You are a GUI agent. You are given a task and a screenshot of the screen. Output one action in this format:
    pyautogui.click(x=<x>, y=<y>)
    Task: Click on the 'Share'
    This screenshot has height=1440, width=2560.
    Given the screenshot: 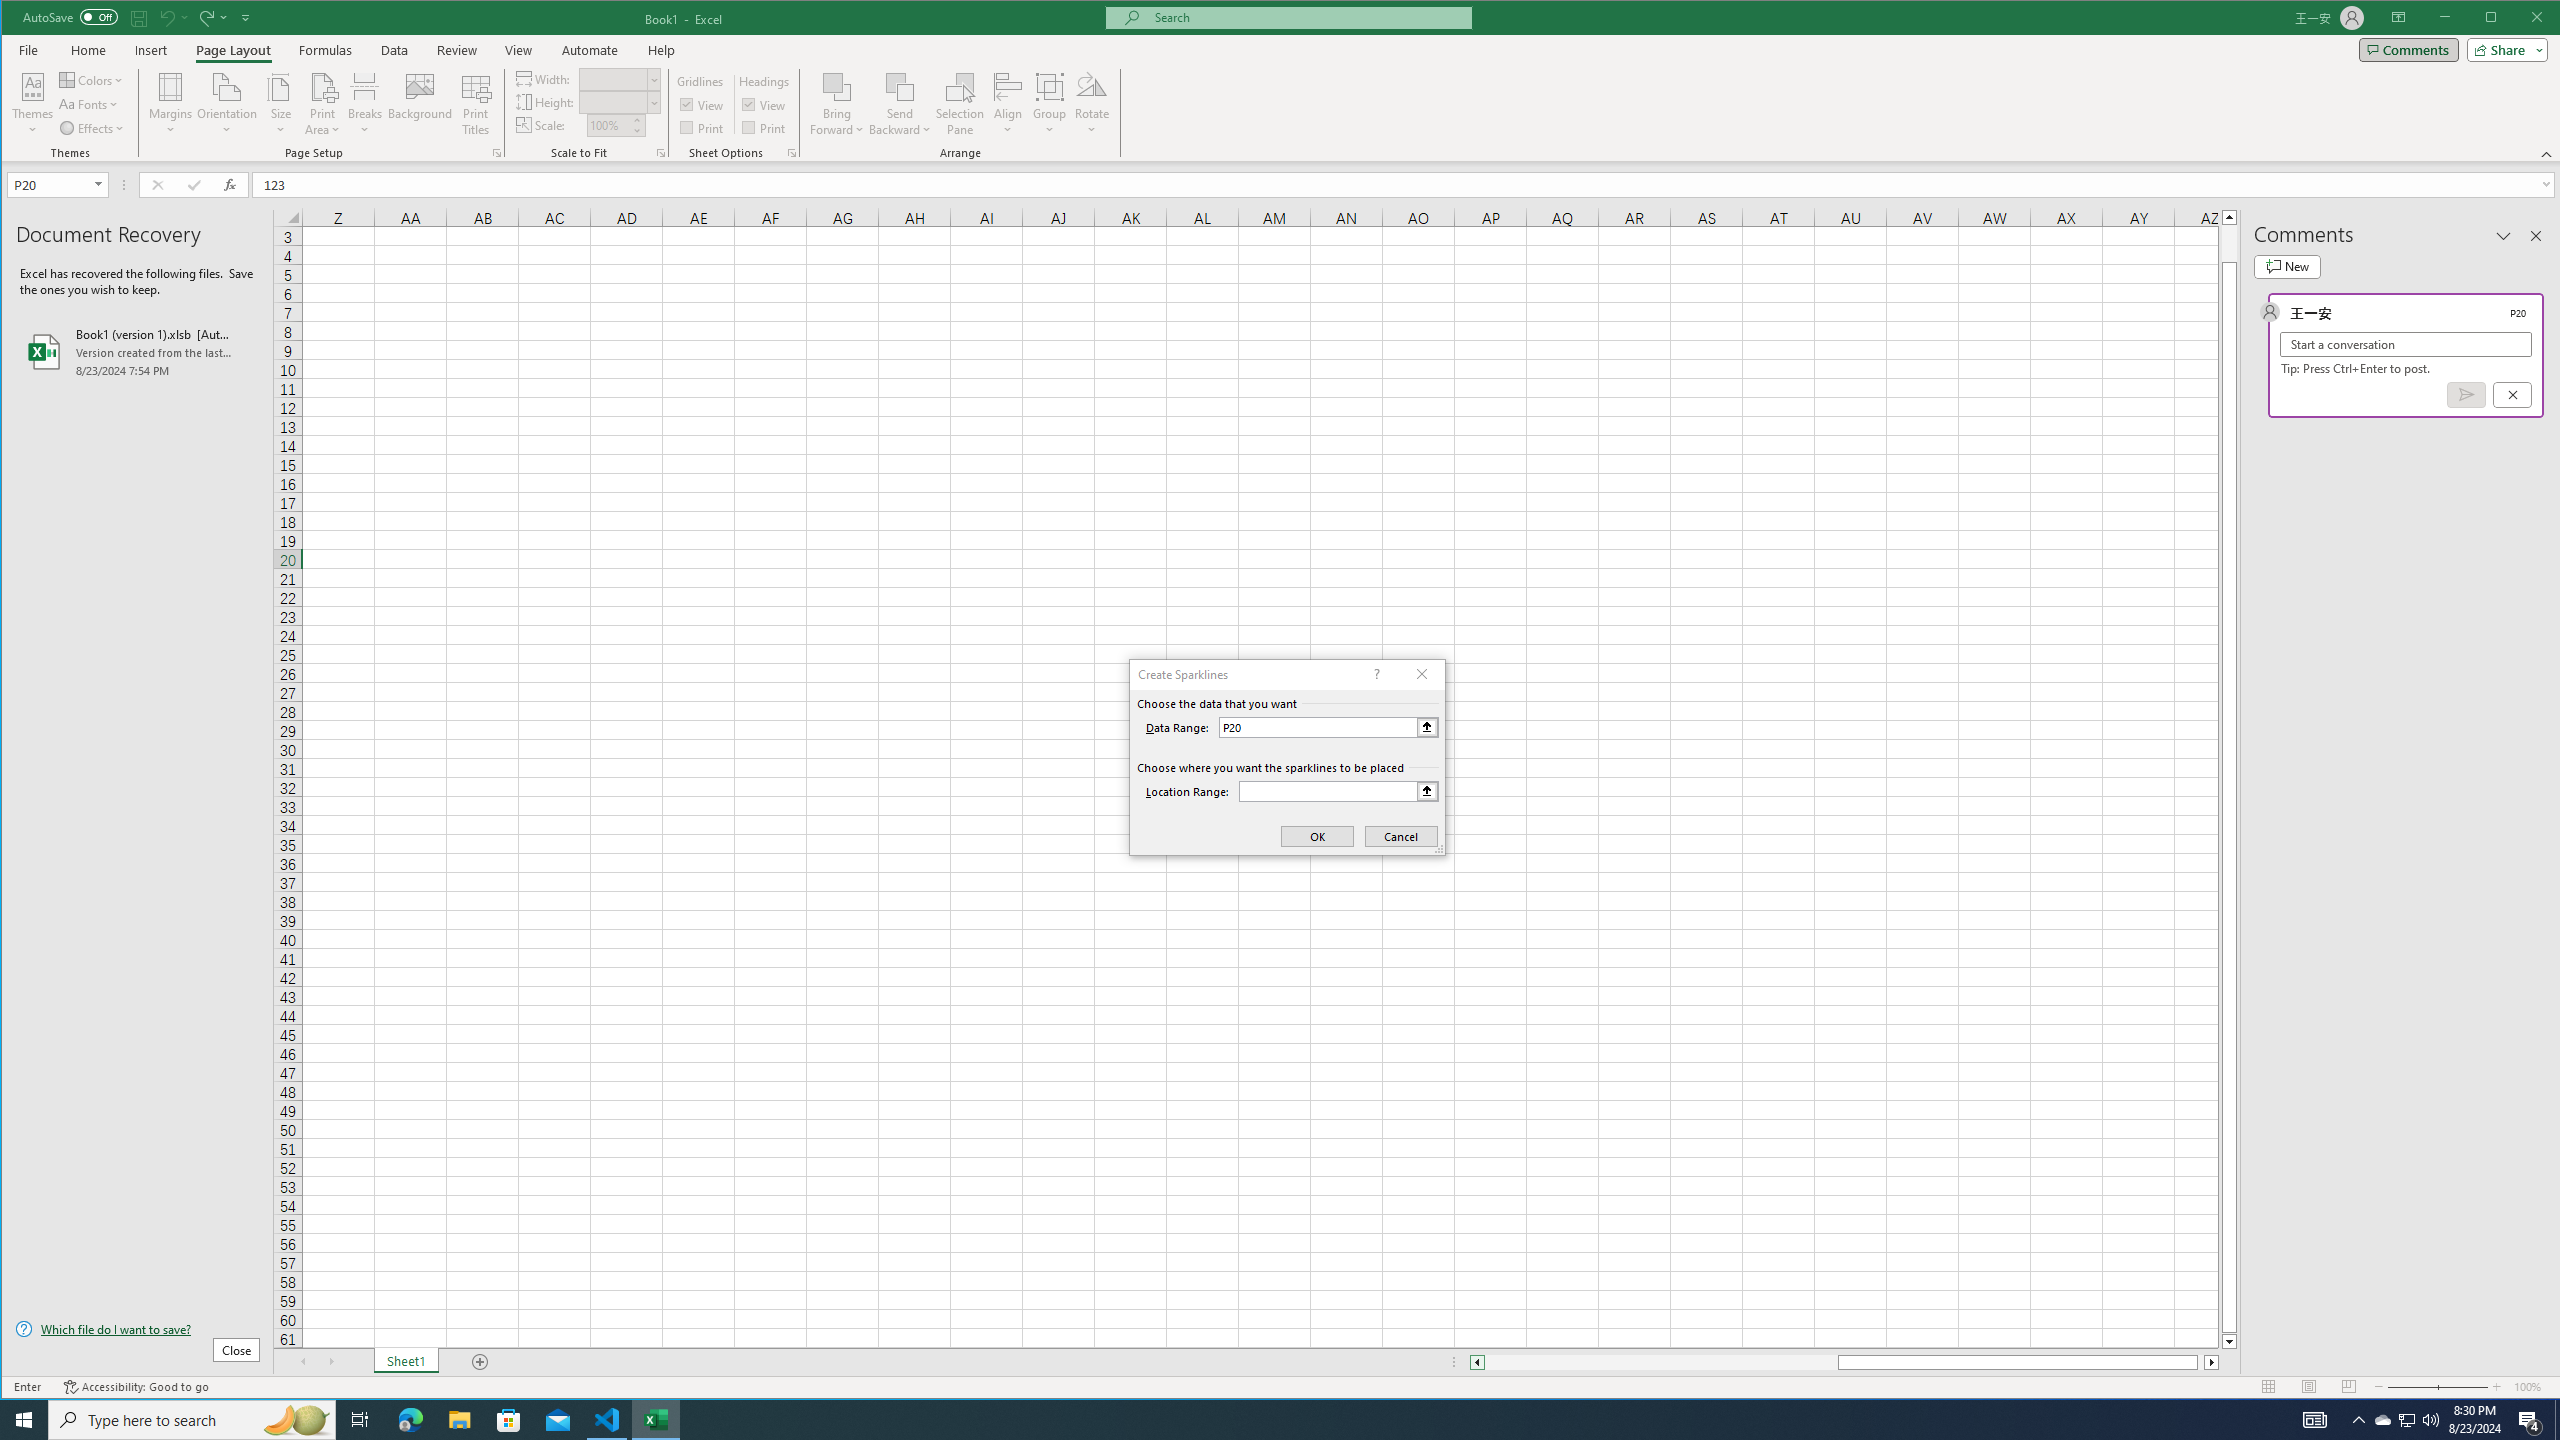 What is the action you would take?
    pyautogui.click(x=2502, y=49)
    